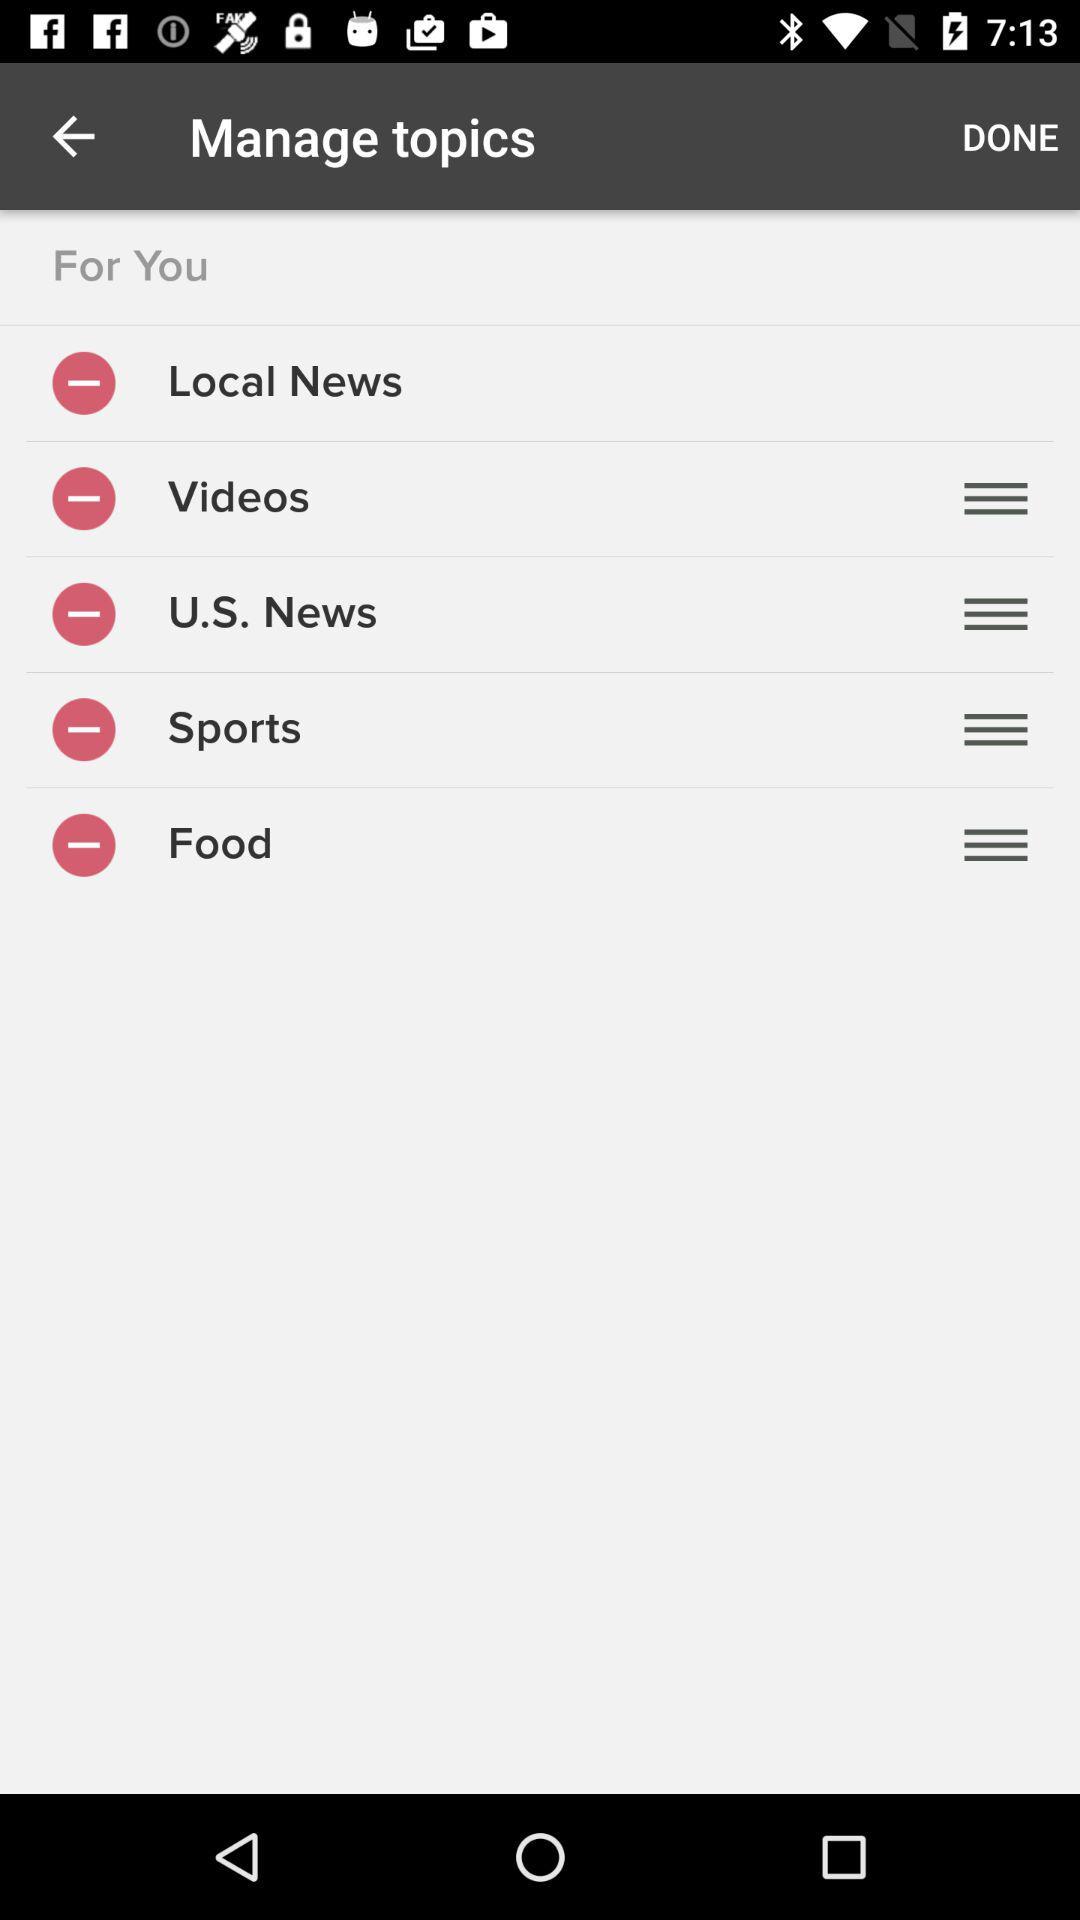  Describe the element at coordinates (83, 498) in the screenshot. I see `deselect videos` at that location.